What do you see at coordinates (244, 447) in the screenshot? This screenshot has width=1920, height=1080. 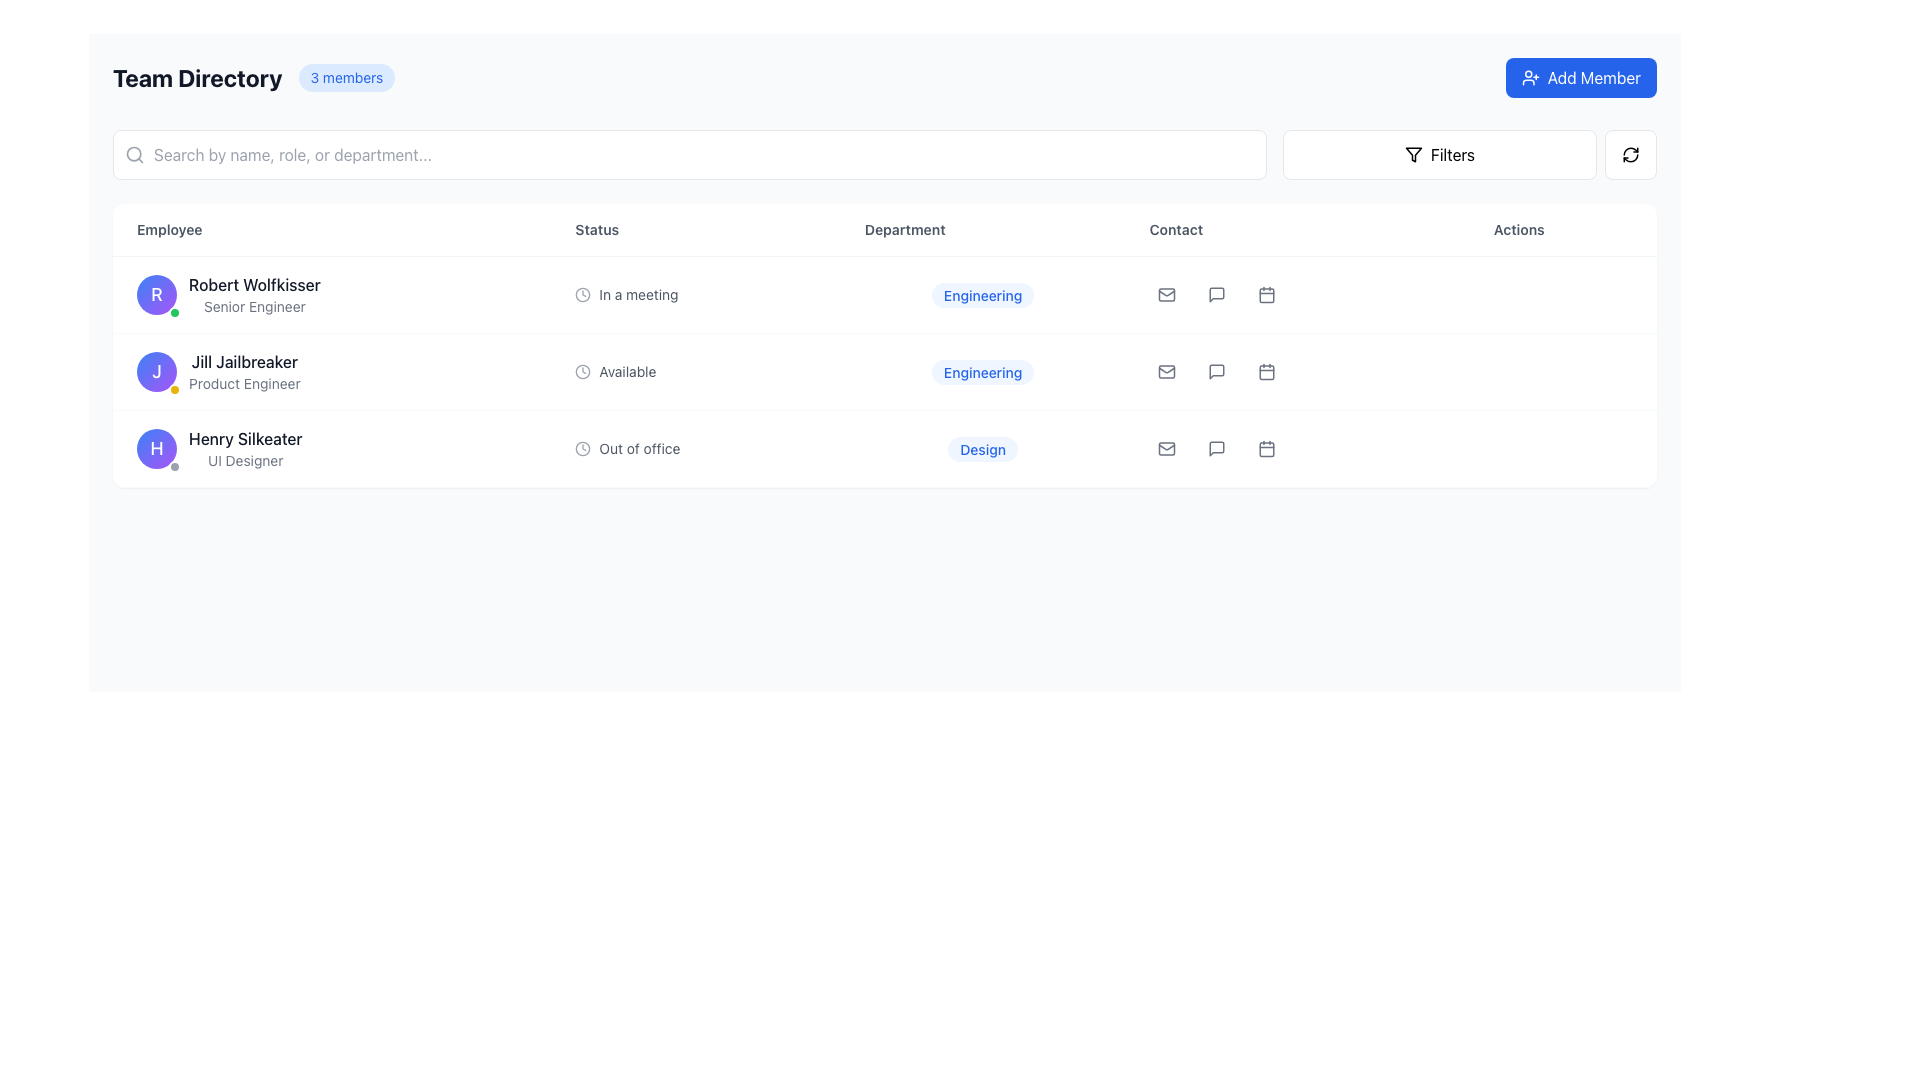 I see `the row containing the label with the text 'Henry Silkeater' and subtext 'UI Designer', which is the third entry in the 'Employee' list` at bounding box center [244, 447].